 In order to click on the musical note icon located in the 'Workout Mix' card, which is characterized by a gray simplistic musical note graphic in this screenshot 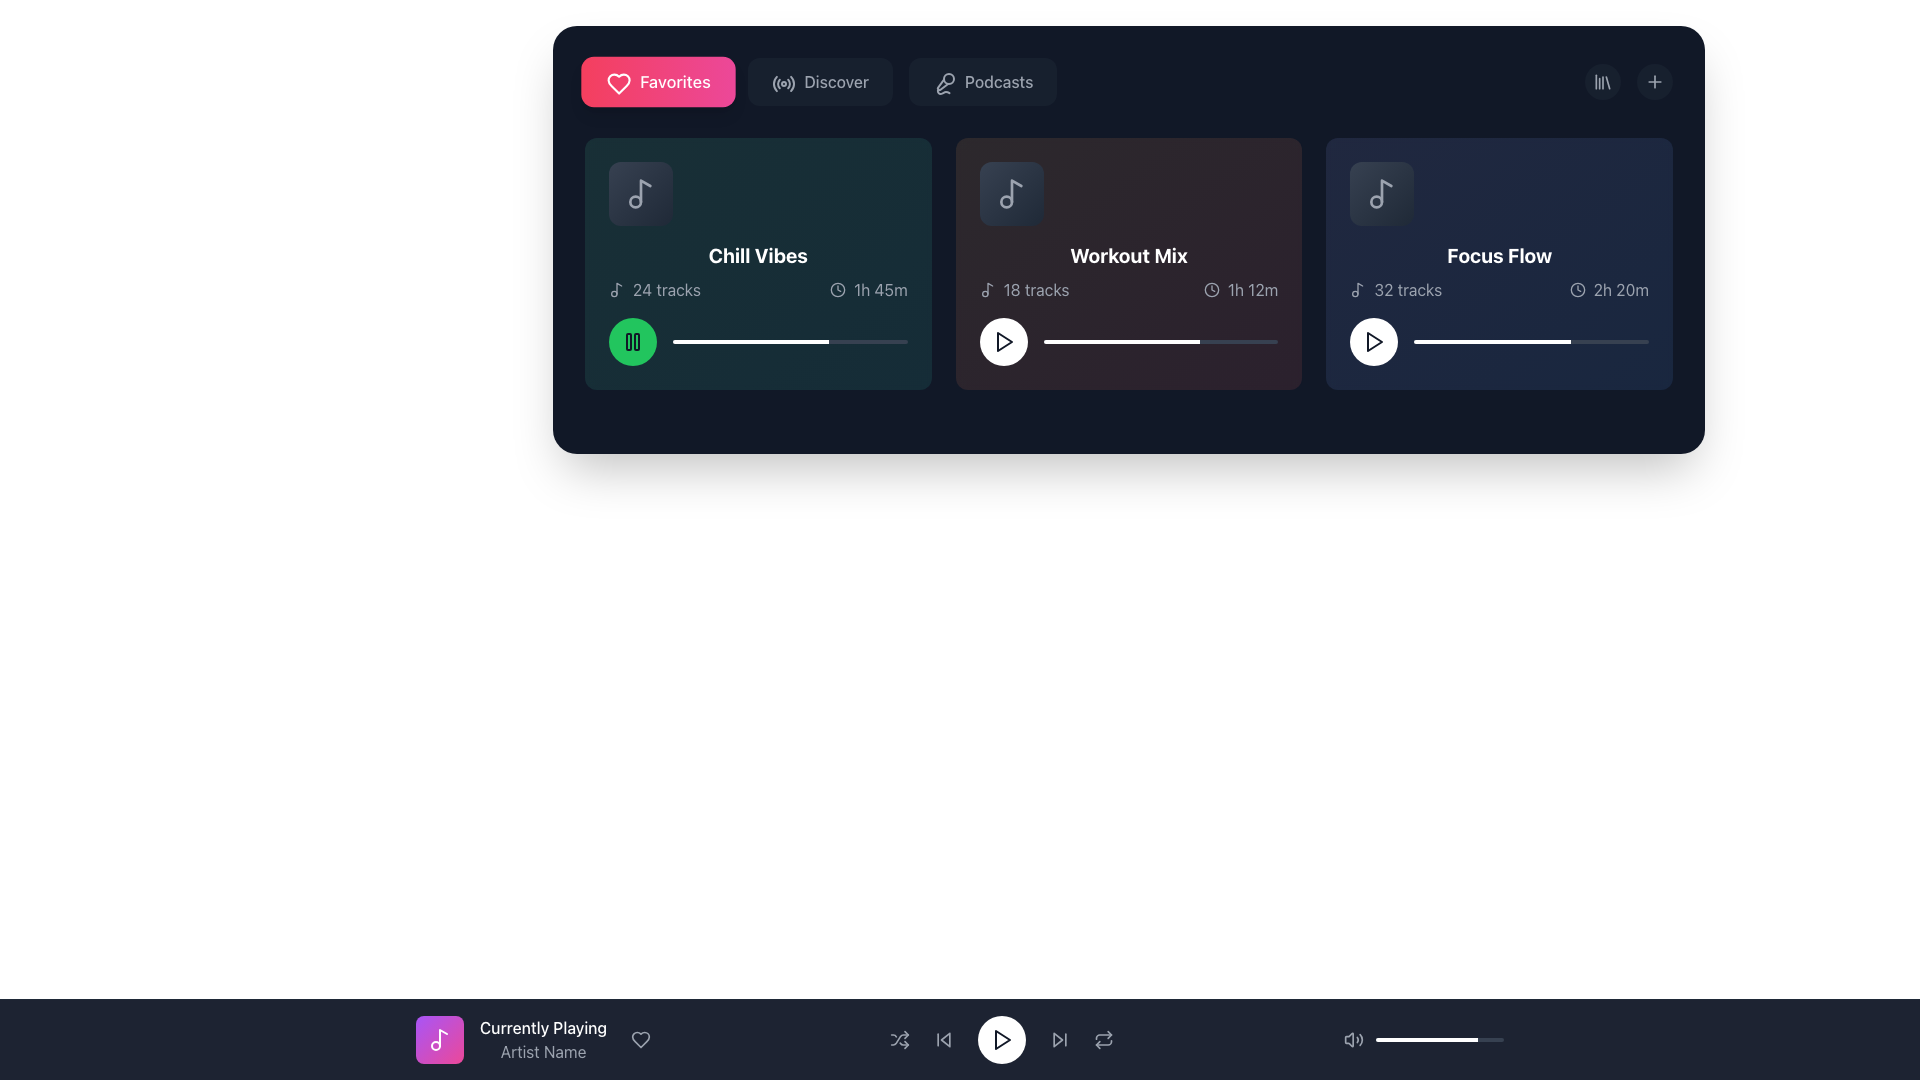, I will do `click(1011, 193)`.